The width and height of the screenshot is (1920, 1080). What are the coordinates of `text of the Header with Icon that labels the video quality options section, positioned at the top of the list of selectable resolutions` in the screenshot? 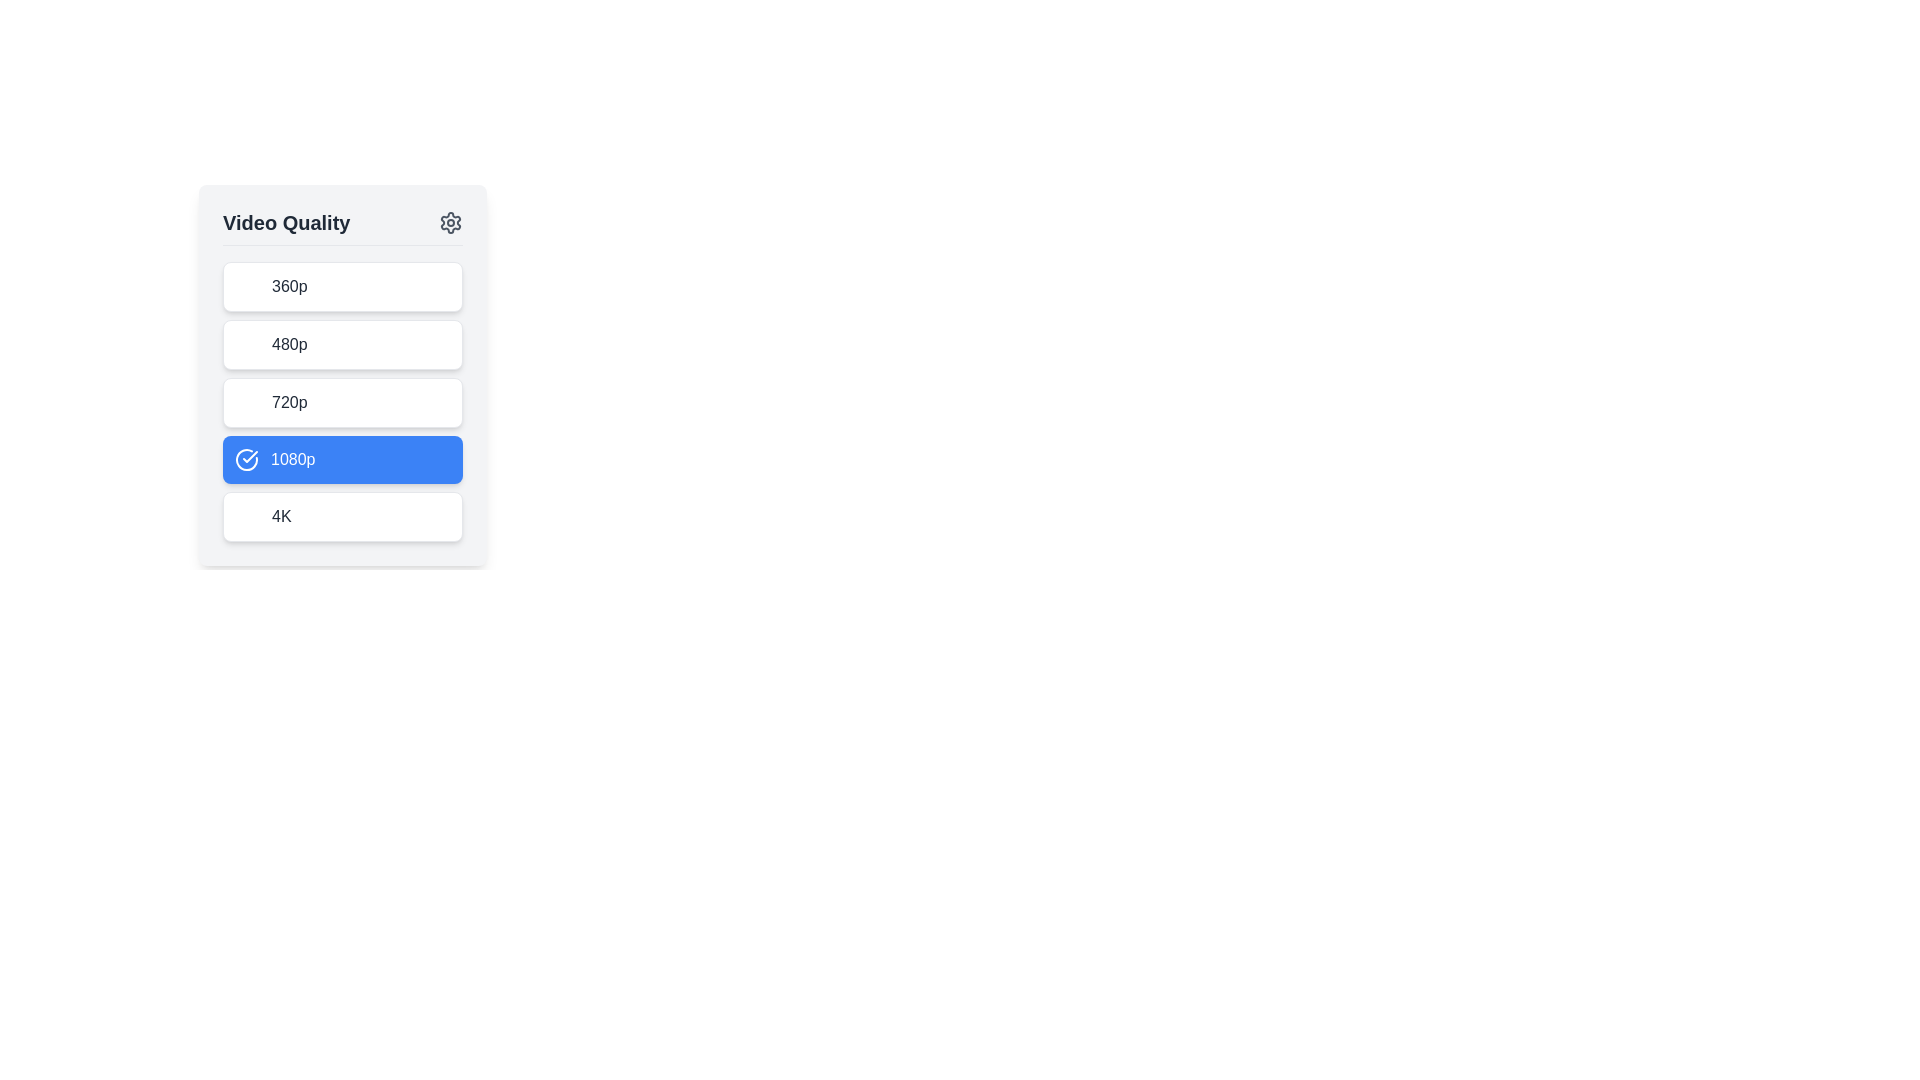 It's located at (342, 226).